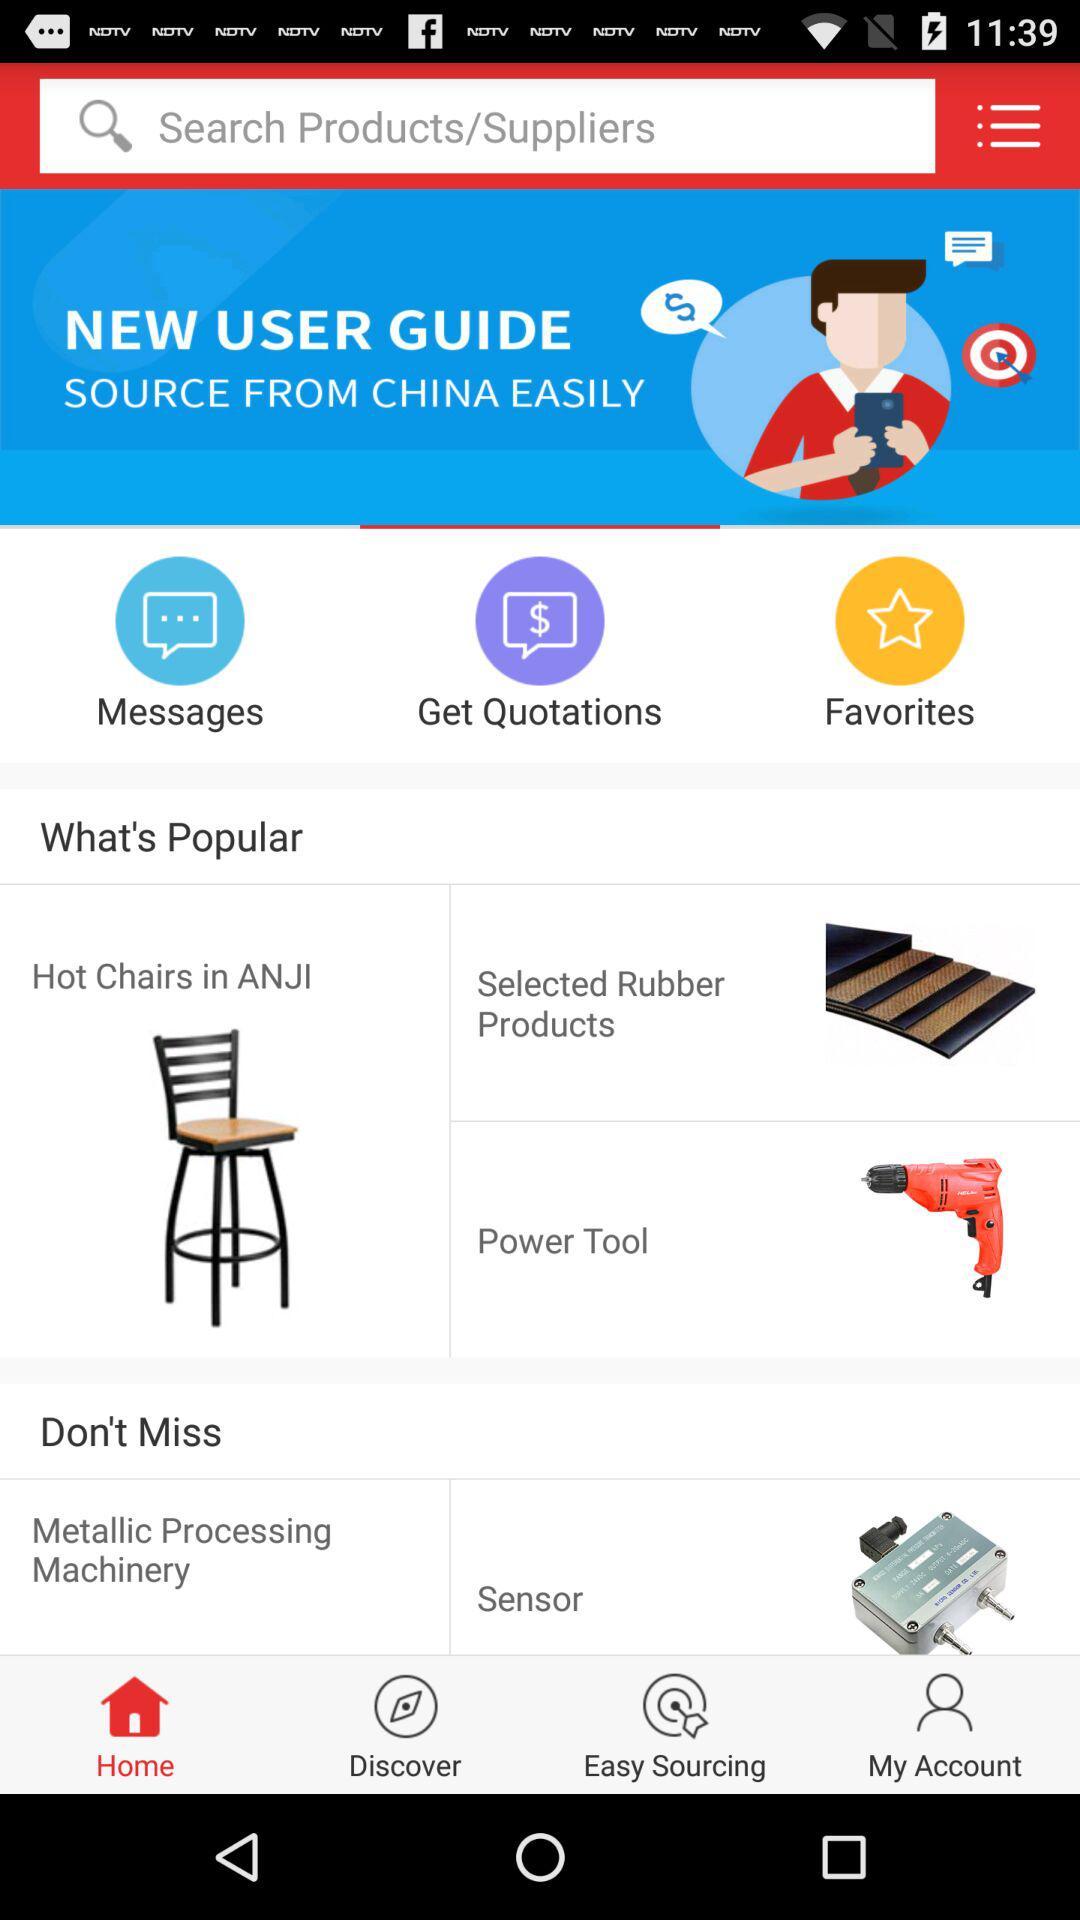  I want to click on the list icon, so click(1008, 133).